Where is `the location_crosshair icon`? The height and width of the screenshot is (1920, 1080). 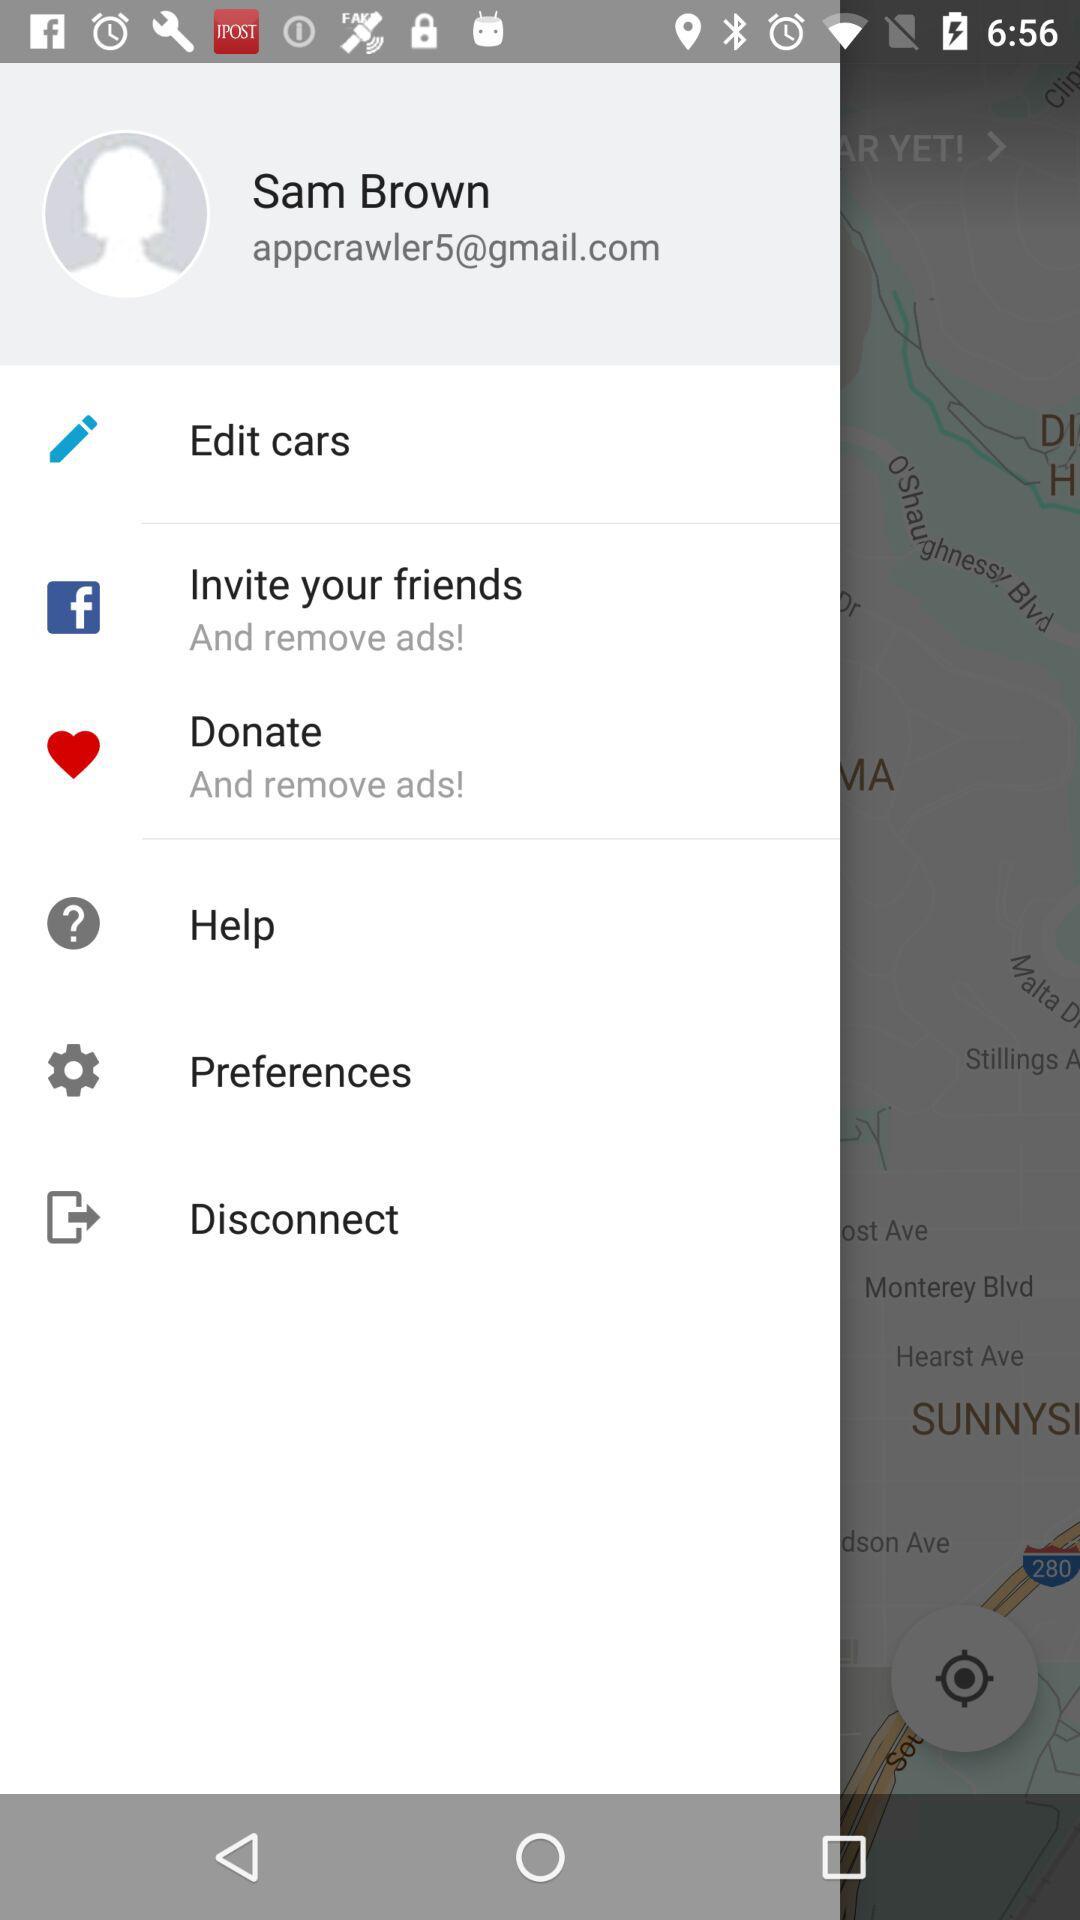 the location_crosshair icon is located at coordinates (963, 1678).